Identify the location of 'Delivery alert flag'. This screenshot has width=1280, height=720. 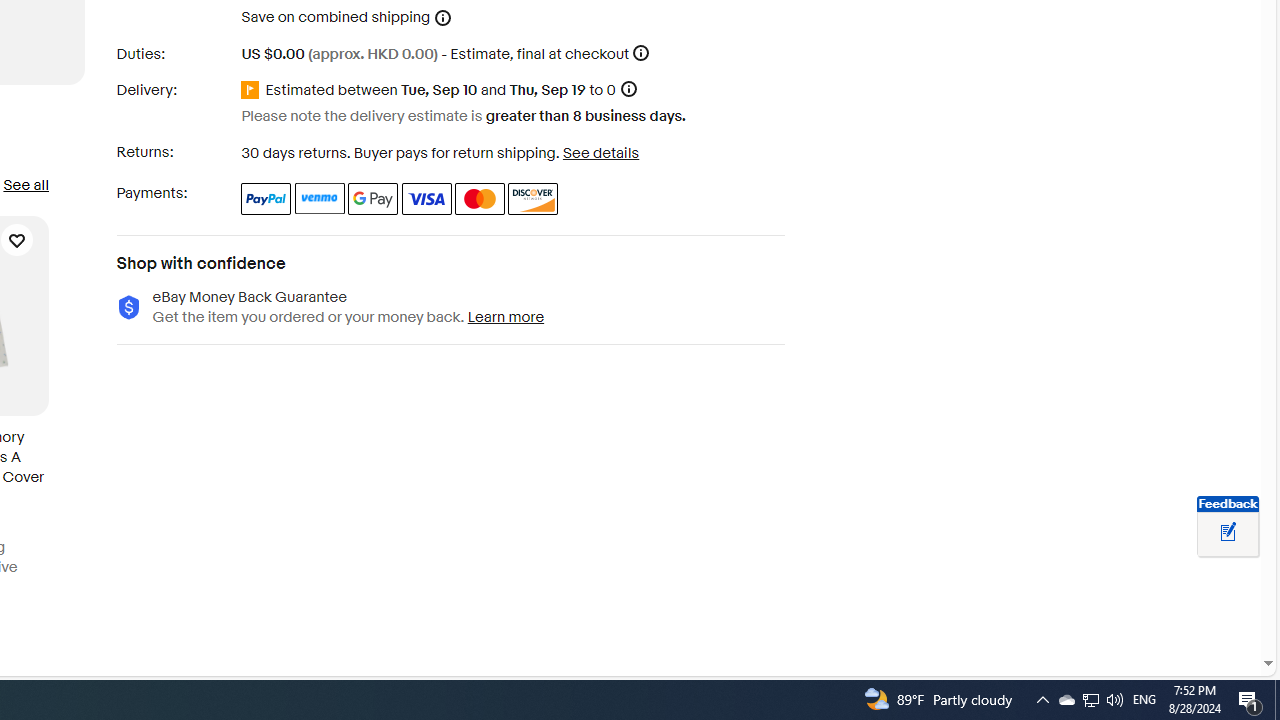
(252, 90).